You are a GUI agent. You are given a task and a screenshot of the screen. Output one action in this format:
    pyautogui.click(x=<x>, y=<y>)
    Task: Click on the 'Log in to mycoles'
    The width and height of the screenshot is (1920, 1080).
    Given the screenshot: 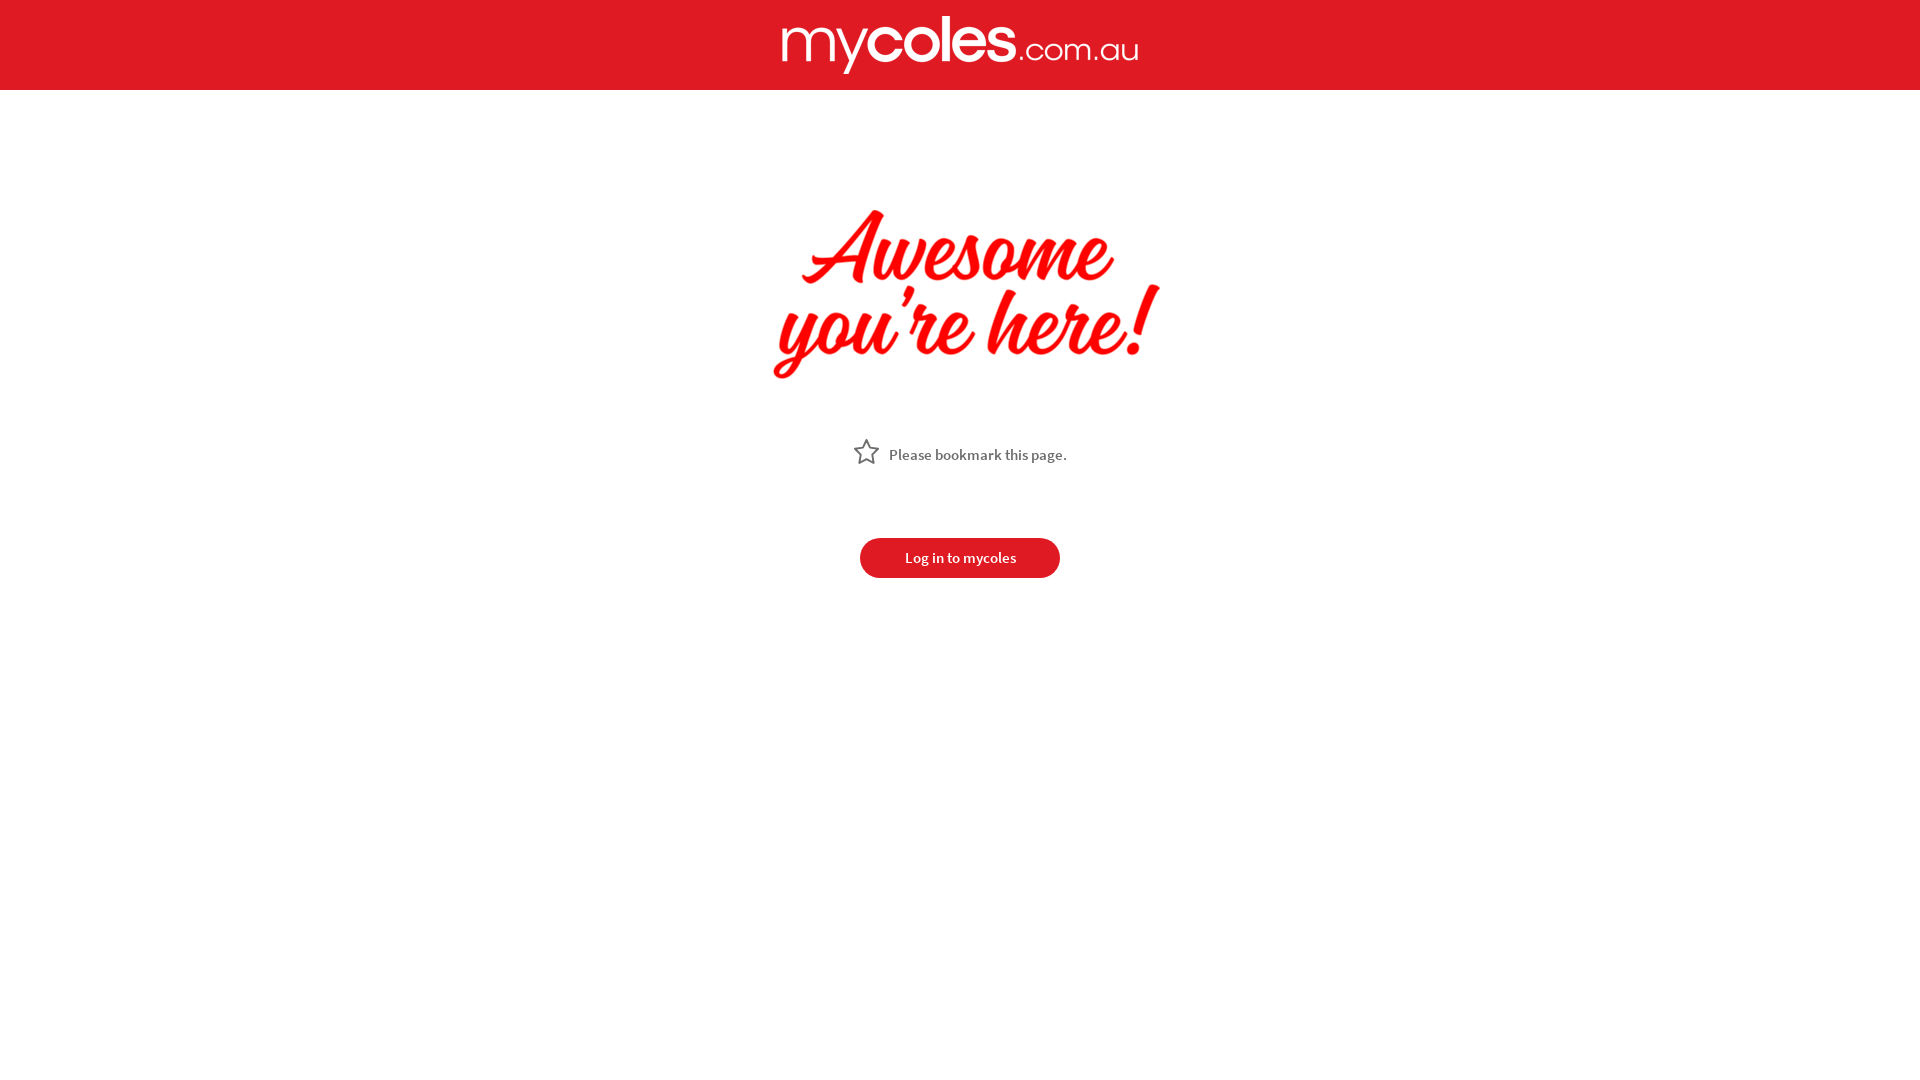 What is the action you would take?
    pyautogui.click(x=960, y=558)
    